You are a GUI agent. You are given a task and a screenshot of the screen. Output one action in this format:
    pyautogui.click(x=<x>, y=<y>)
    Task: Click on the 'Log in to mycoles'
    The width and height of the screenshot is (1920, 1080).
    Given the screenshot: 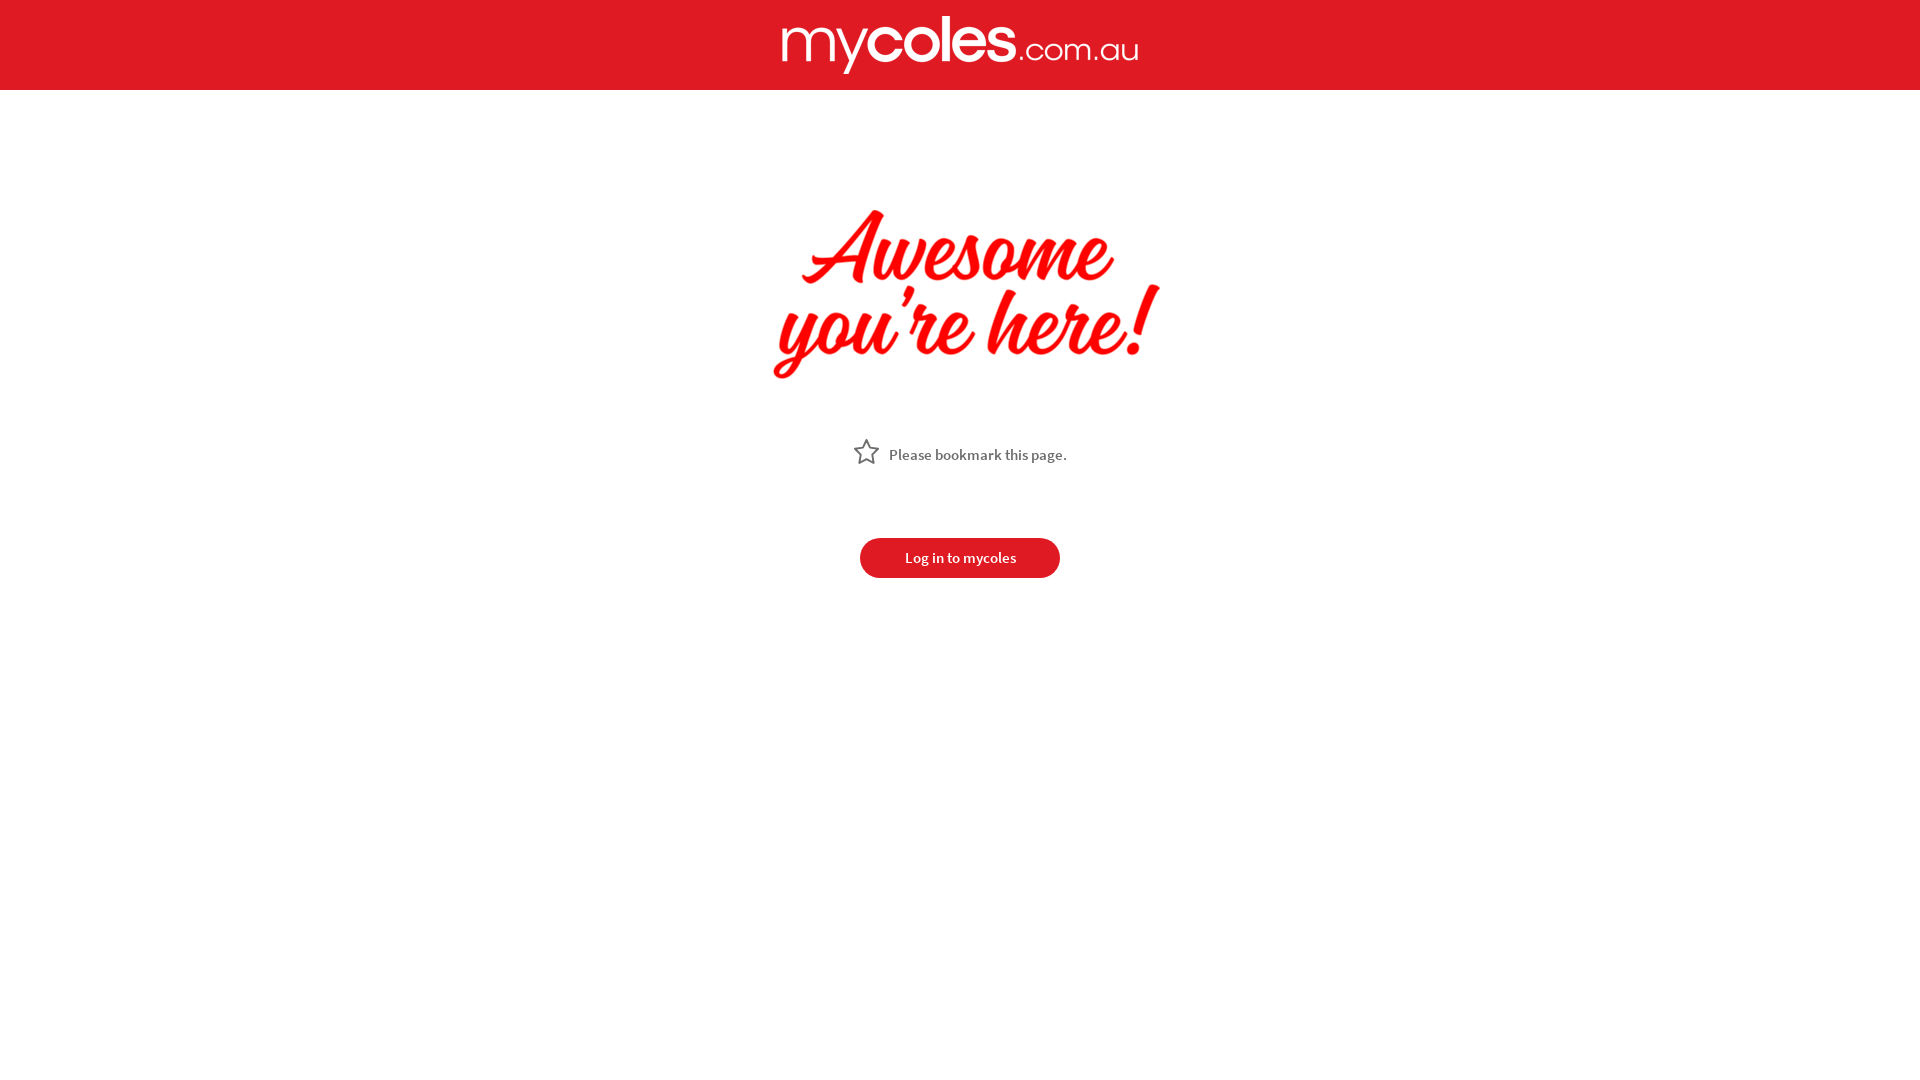 What is the action you would take?
    pyautogui.click(x=960, y=558)
    